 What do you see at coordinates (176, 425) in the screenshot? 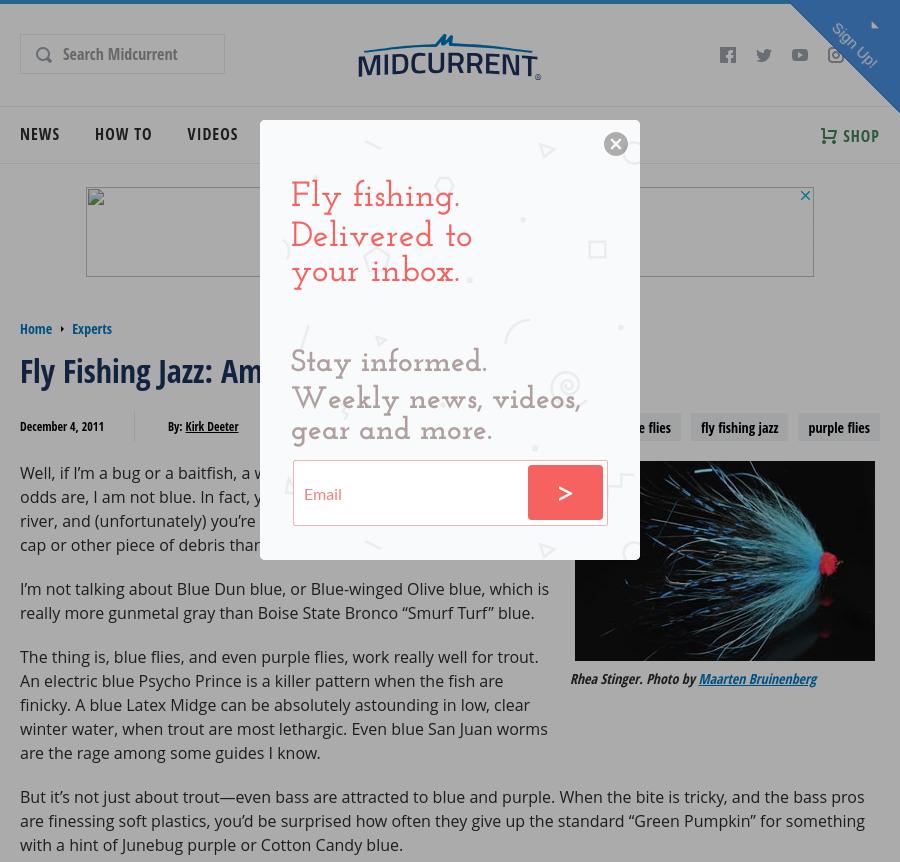
I see `'By:'` at bounding box center [176, 425].